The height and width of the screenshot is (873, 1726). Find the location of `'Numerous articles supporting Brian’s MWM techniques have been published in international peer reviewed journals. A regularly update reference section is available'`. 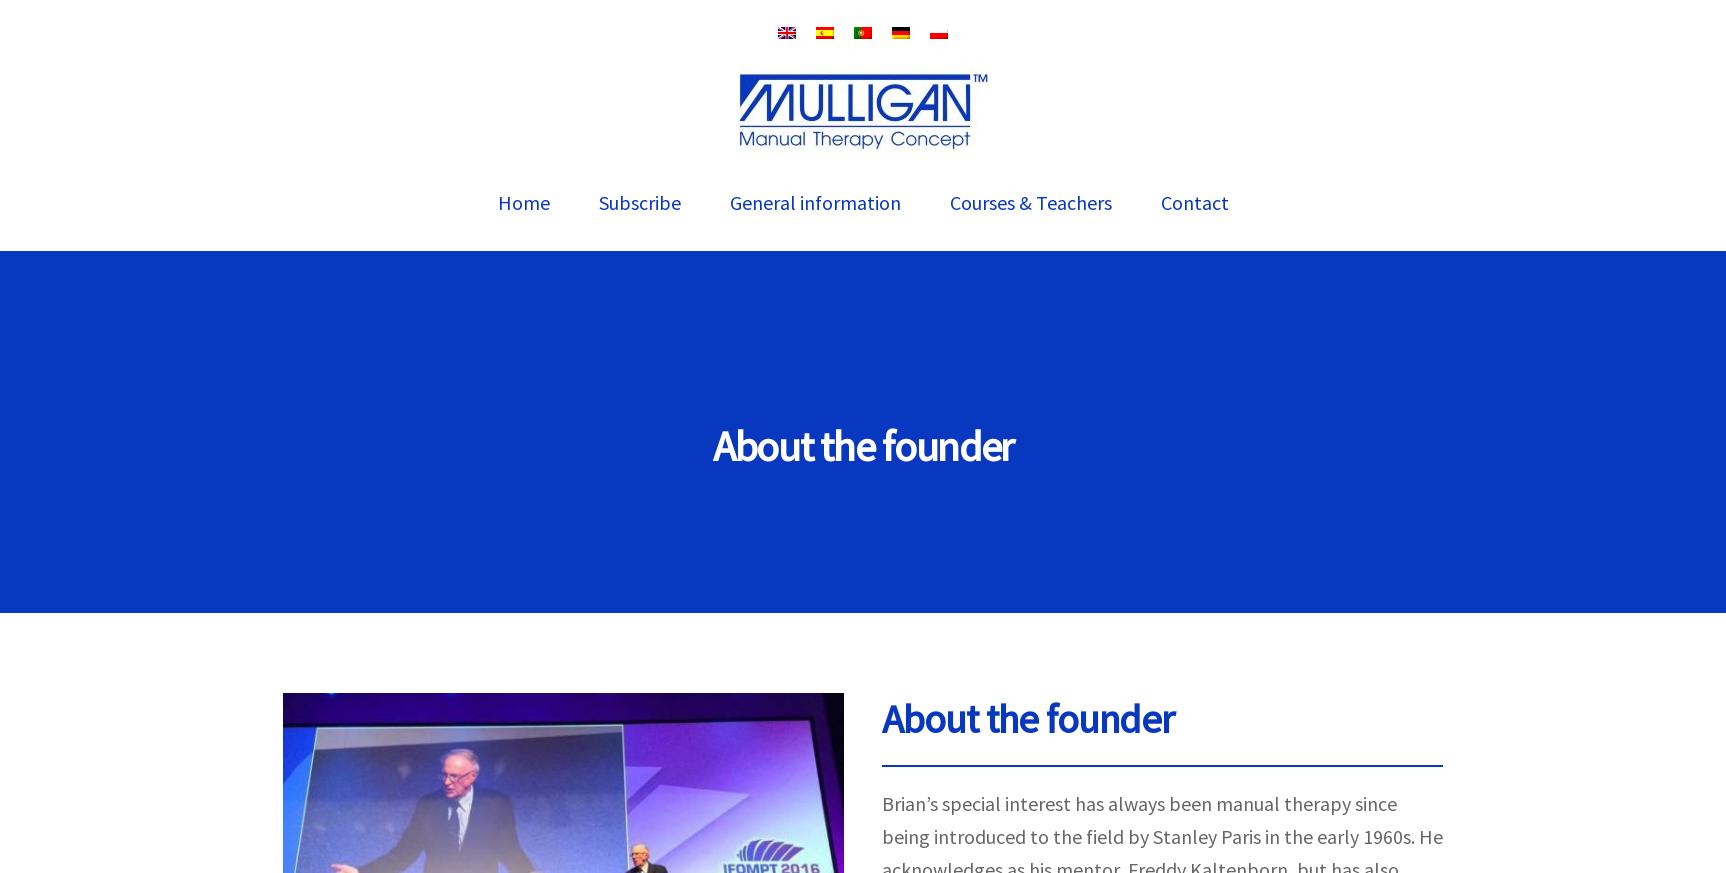

'Numerous articles supporting Brian’s MWM techniques have been published in international peer reviewed journals. A regularly update reference section is available' is located at coordinates (880, 138).